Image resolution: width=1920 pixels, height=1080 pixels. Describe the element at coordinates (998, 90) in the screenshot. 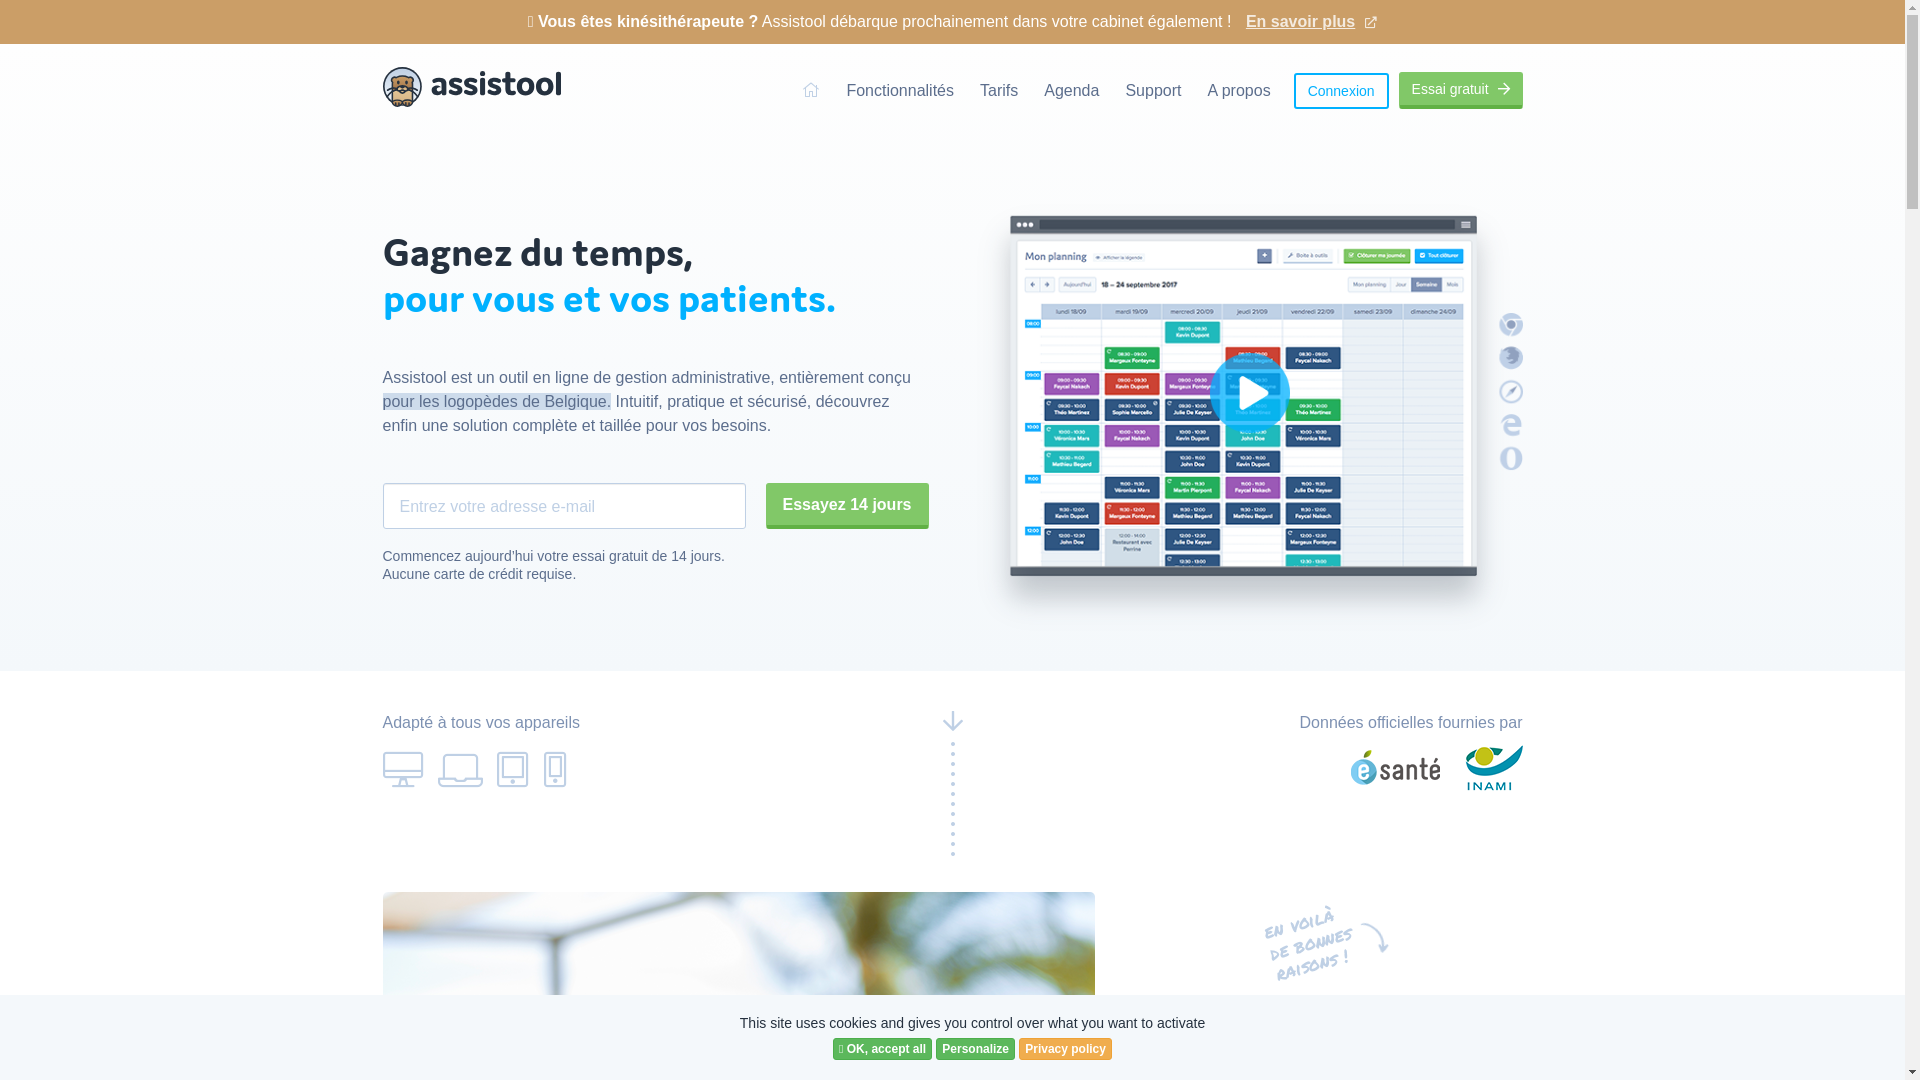

I see `'Tarifs'` at that location.